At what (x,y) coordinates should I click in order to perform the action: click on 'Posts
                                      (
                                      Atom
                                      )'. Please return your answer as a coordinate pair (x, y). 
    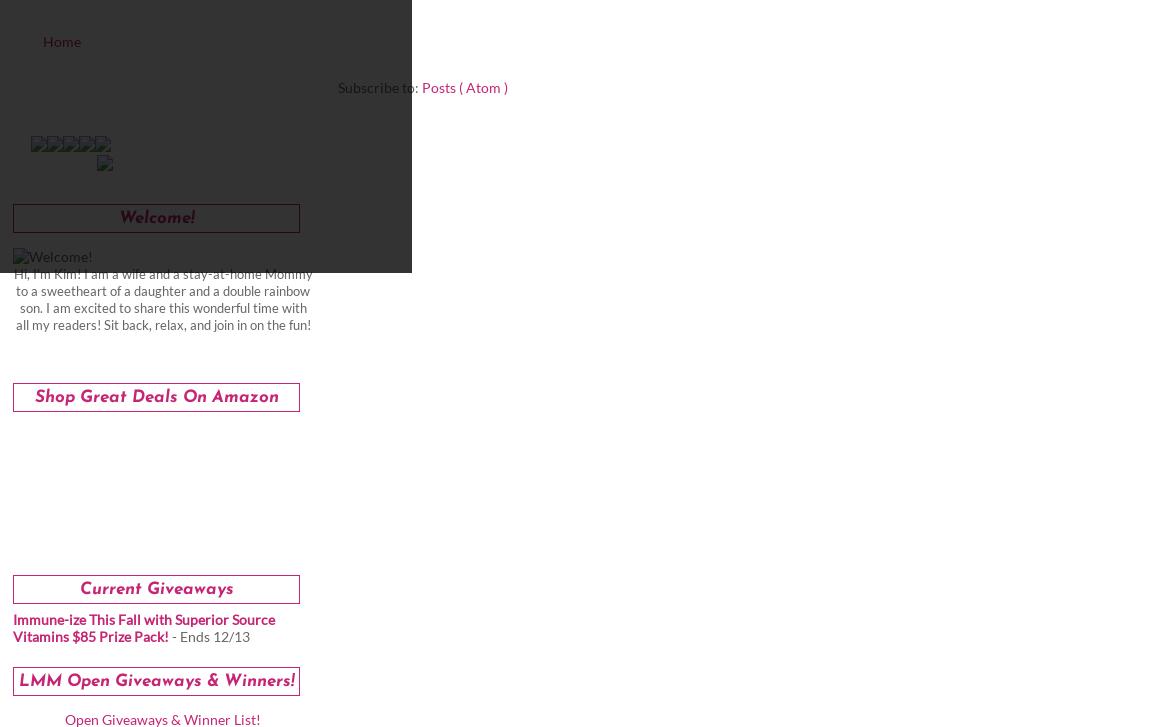
    Looking at the image, I should click on (464, 87).